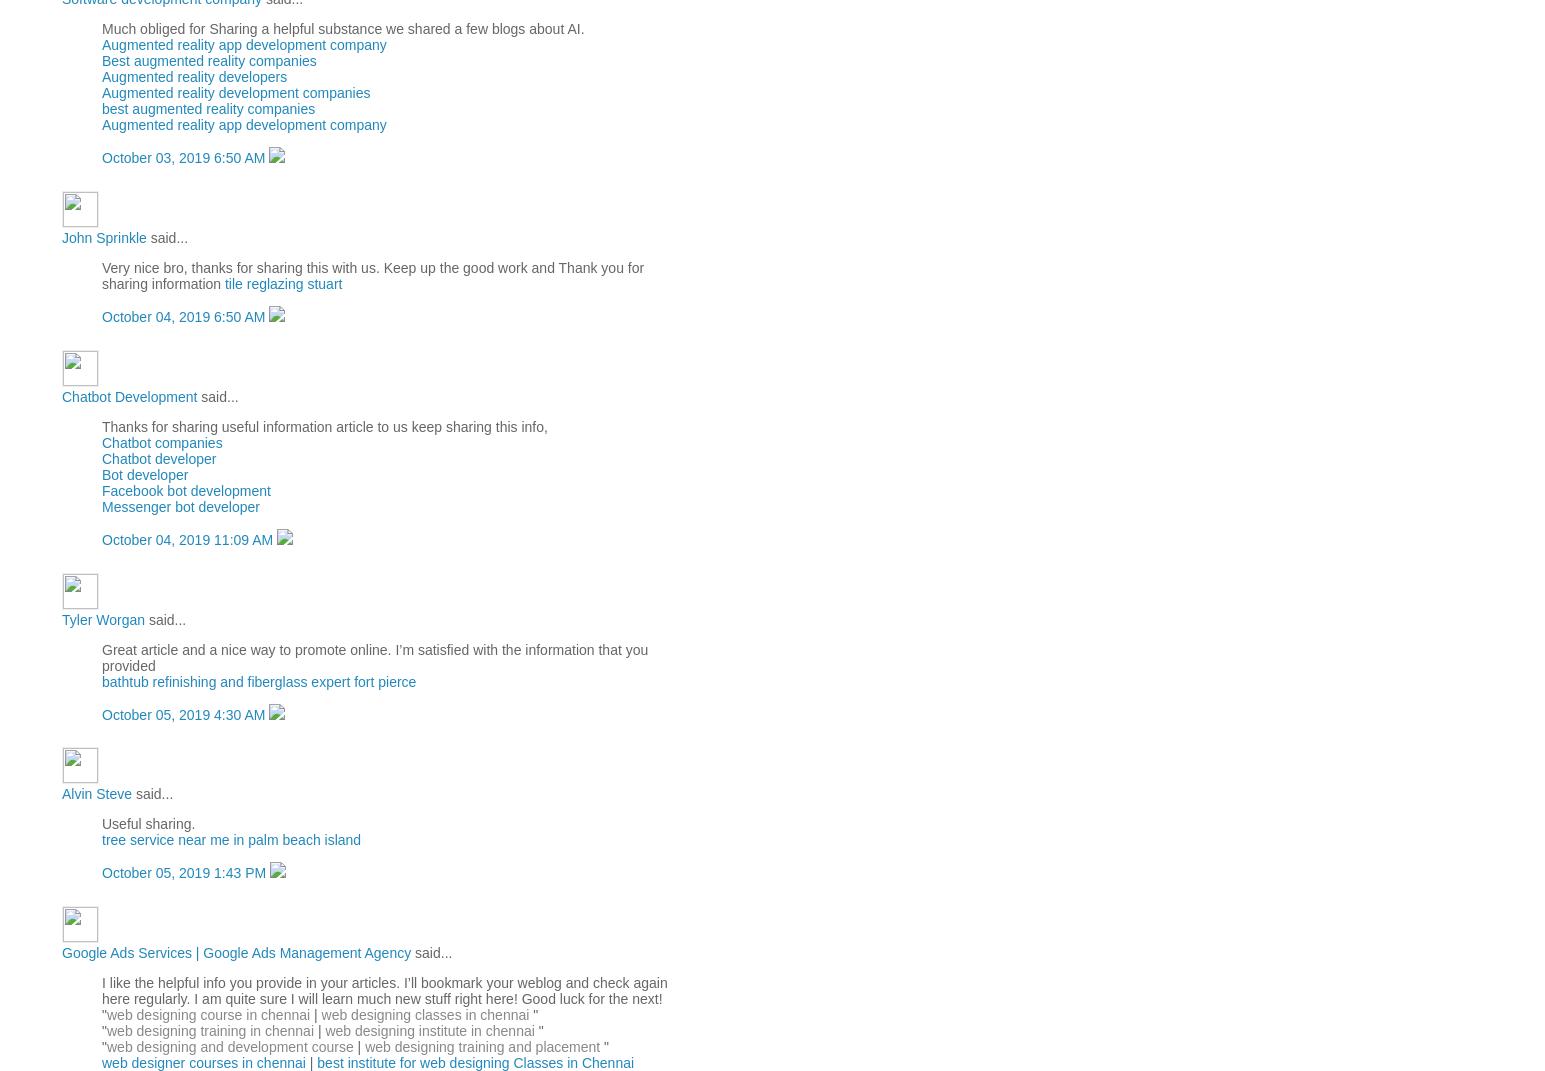 This screenshot has width=1545, height=1071. I want to click on 'web designing institute in chennai', so click(428, 1031).